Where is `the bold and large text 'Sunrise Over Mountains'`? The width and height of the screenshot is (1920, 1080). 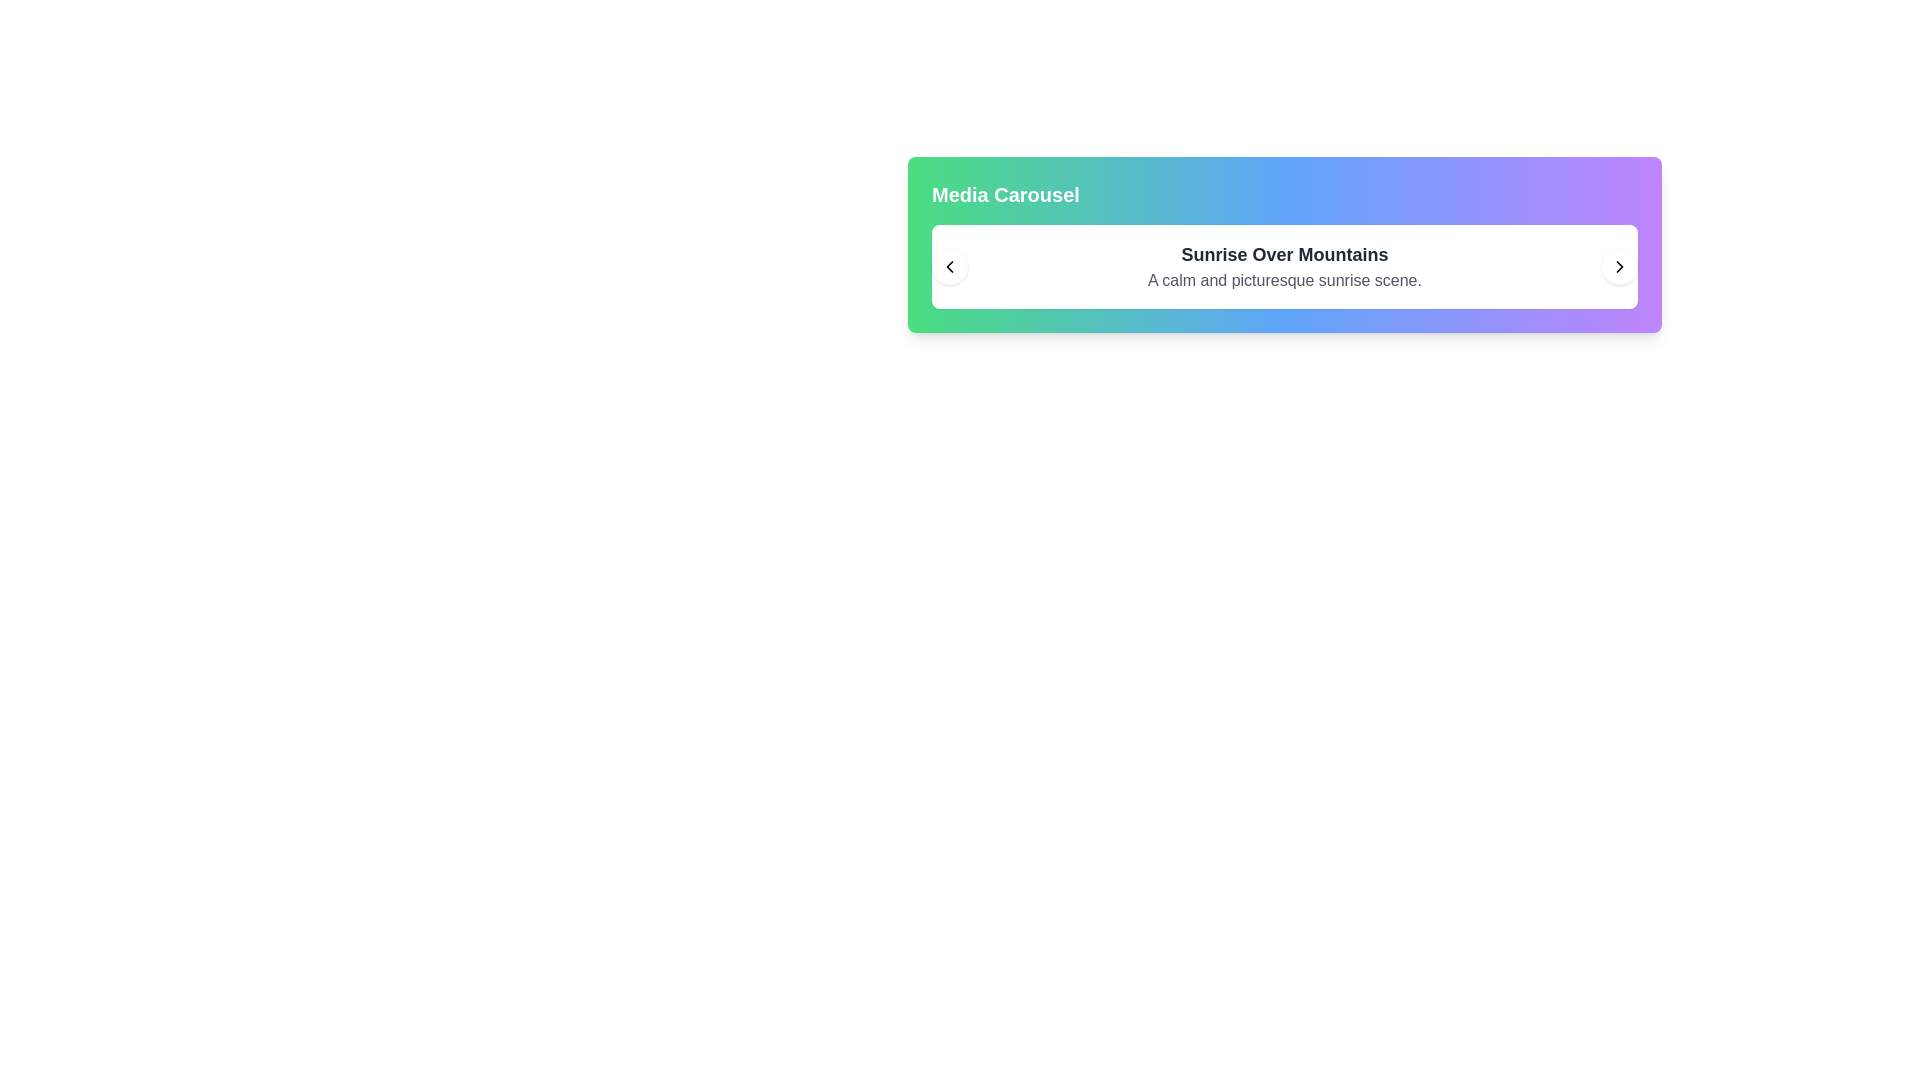
the bold and large text 'Sunrise Over Mountains' is located at coordinates (1285, 253).